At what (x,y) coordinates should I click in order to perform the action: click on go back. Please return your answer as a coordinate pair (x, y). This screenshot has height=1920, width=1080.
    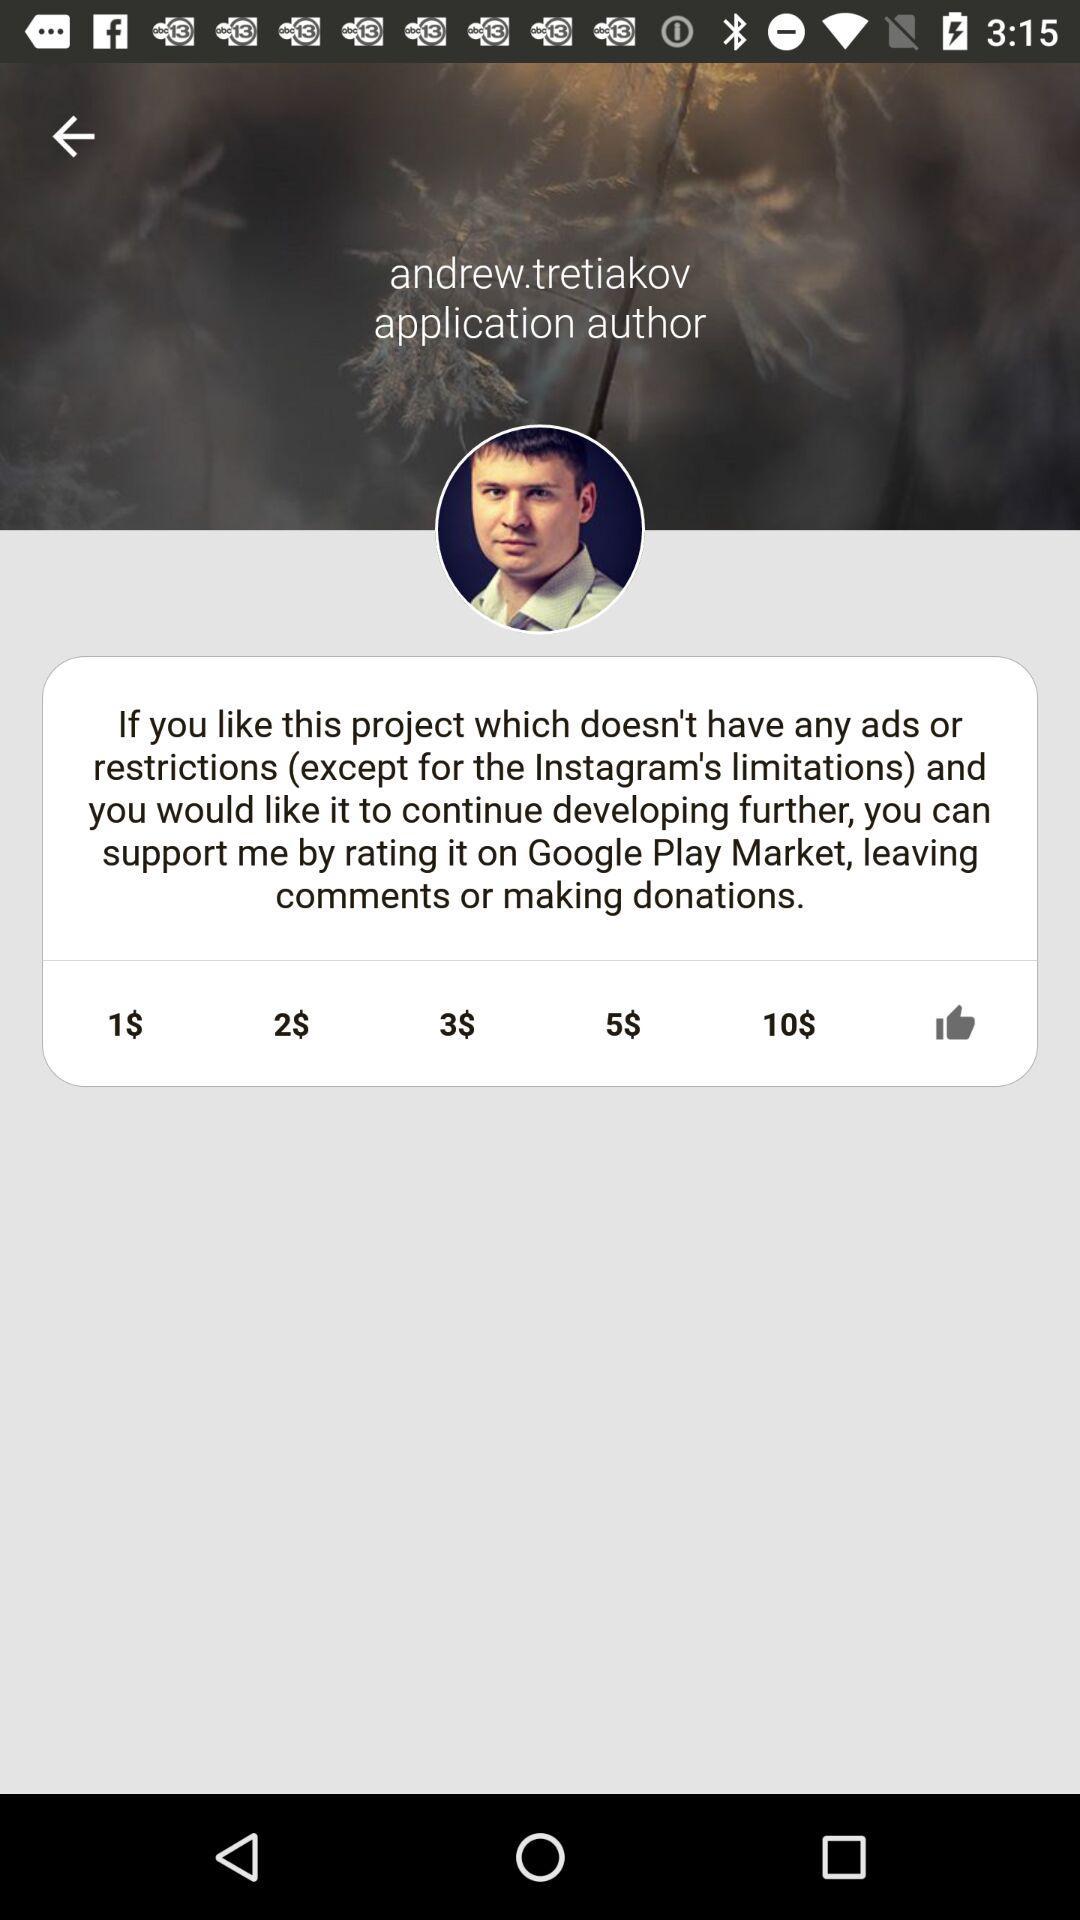
    Looking at the image, I should click on (72, 135).